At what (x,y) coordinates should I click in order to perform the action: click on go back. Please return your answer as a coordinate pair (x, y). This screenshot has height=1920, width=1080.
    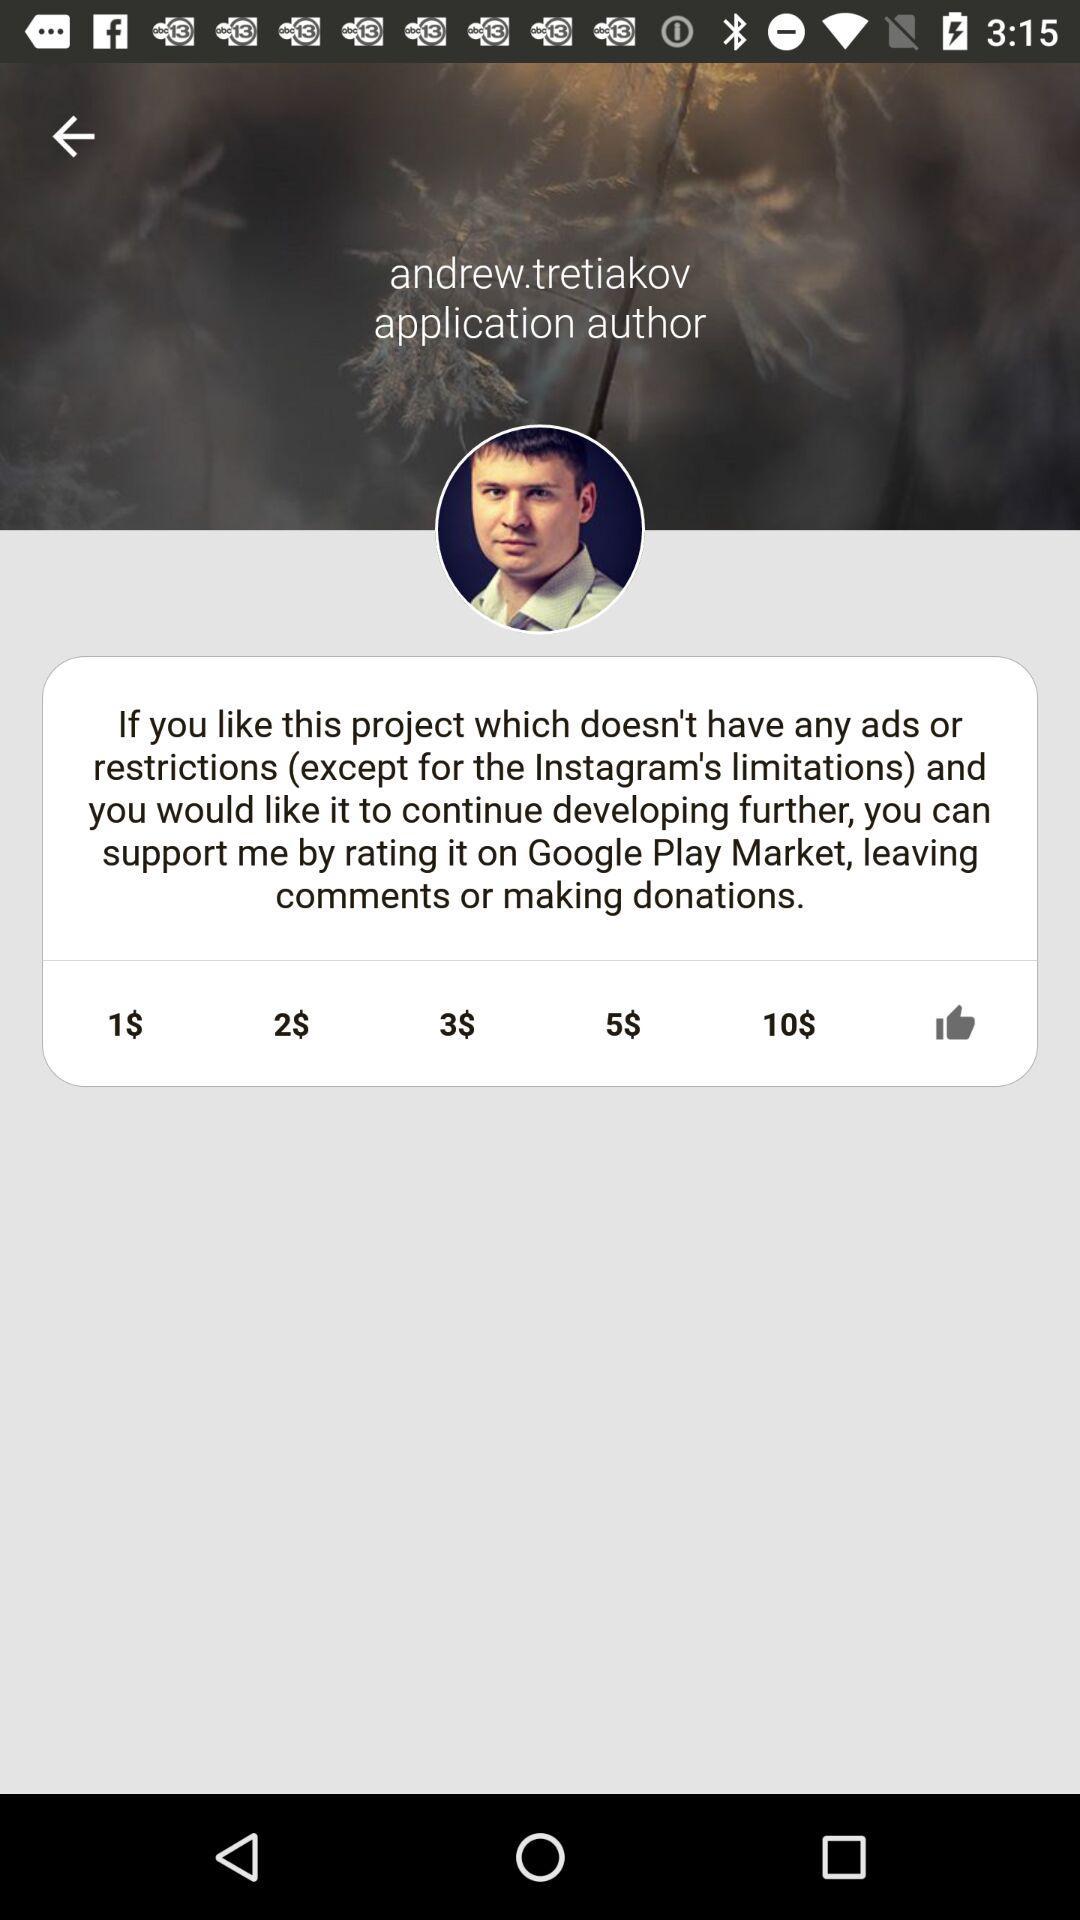
    Looking at the image, I should click on (72, 135).